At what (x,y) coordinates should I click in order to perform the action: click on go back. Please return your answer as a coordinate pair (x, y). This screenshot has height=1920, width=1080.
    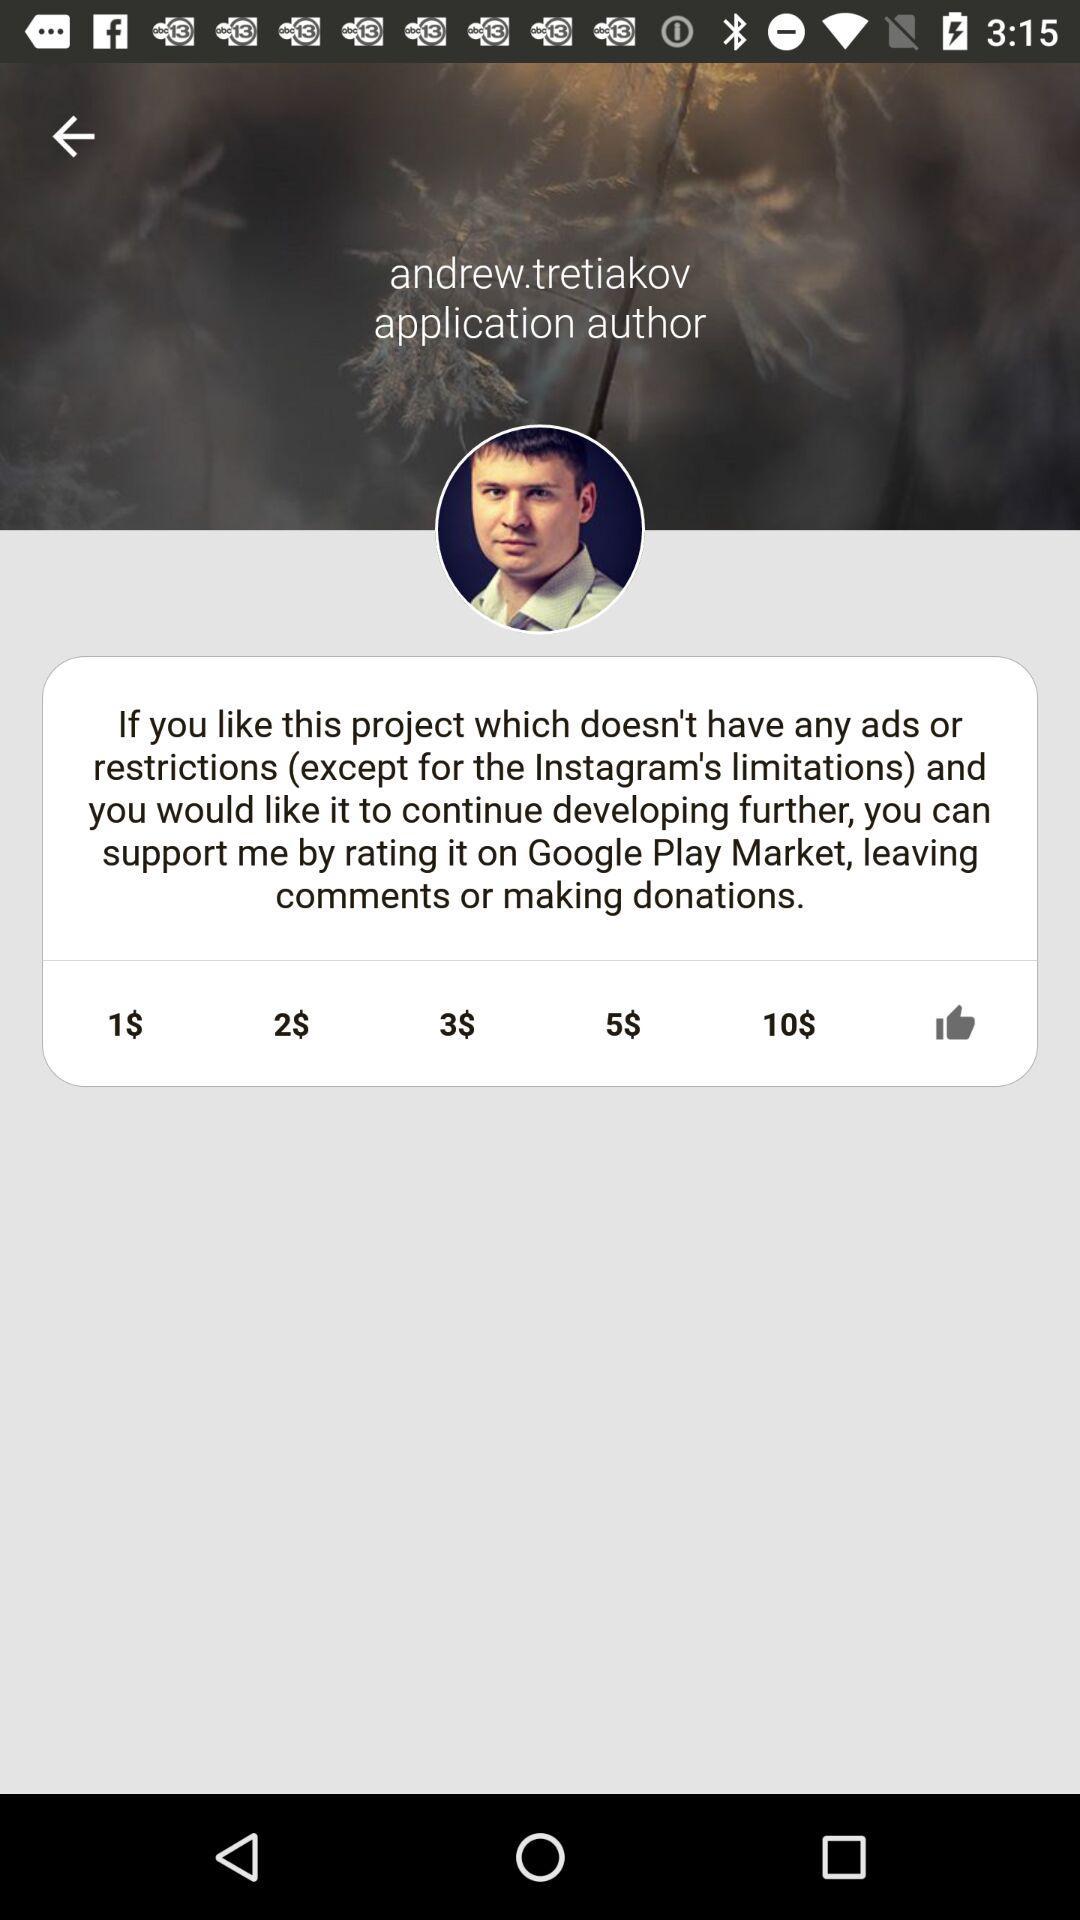
    Looking at the image, I should click on (72, 135).